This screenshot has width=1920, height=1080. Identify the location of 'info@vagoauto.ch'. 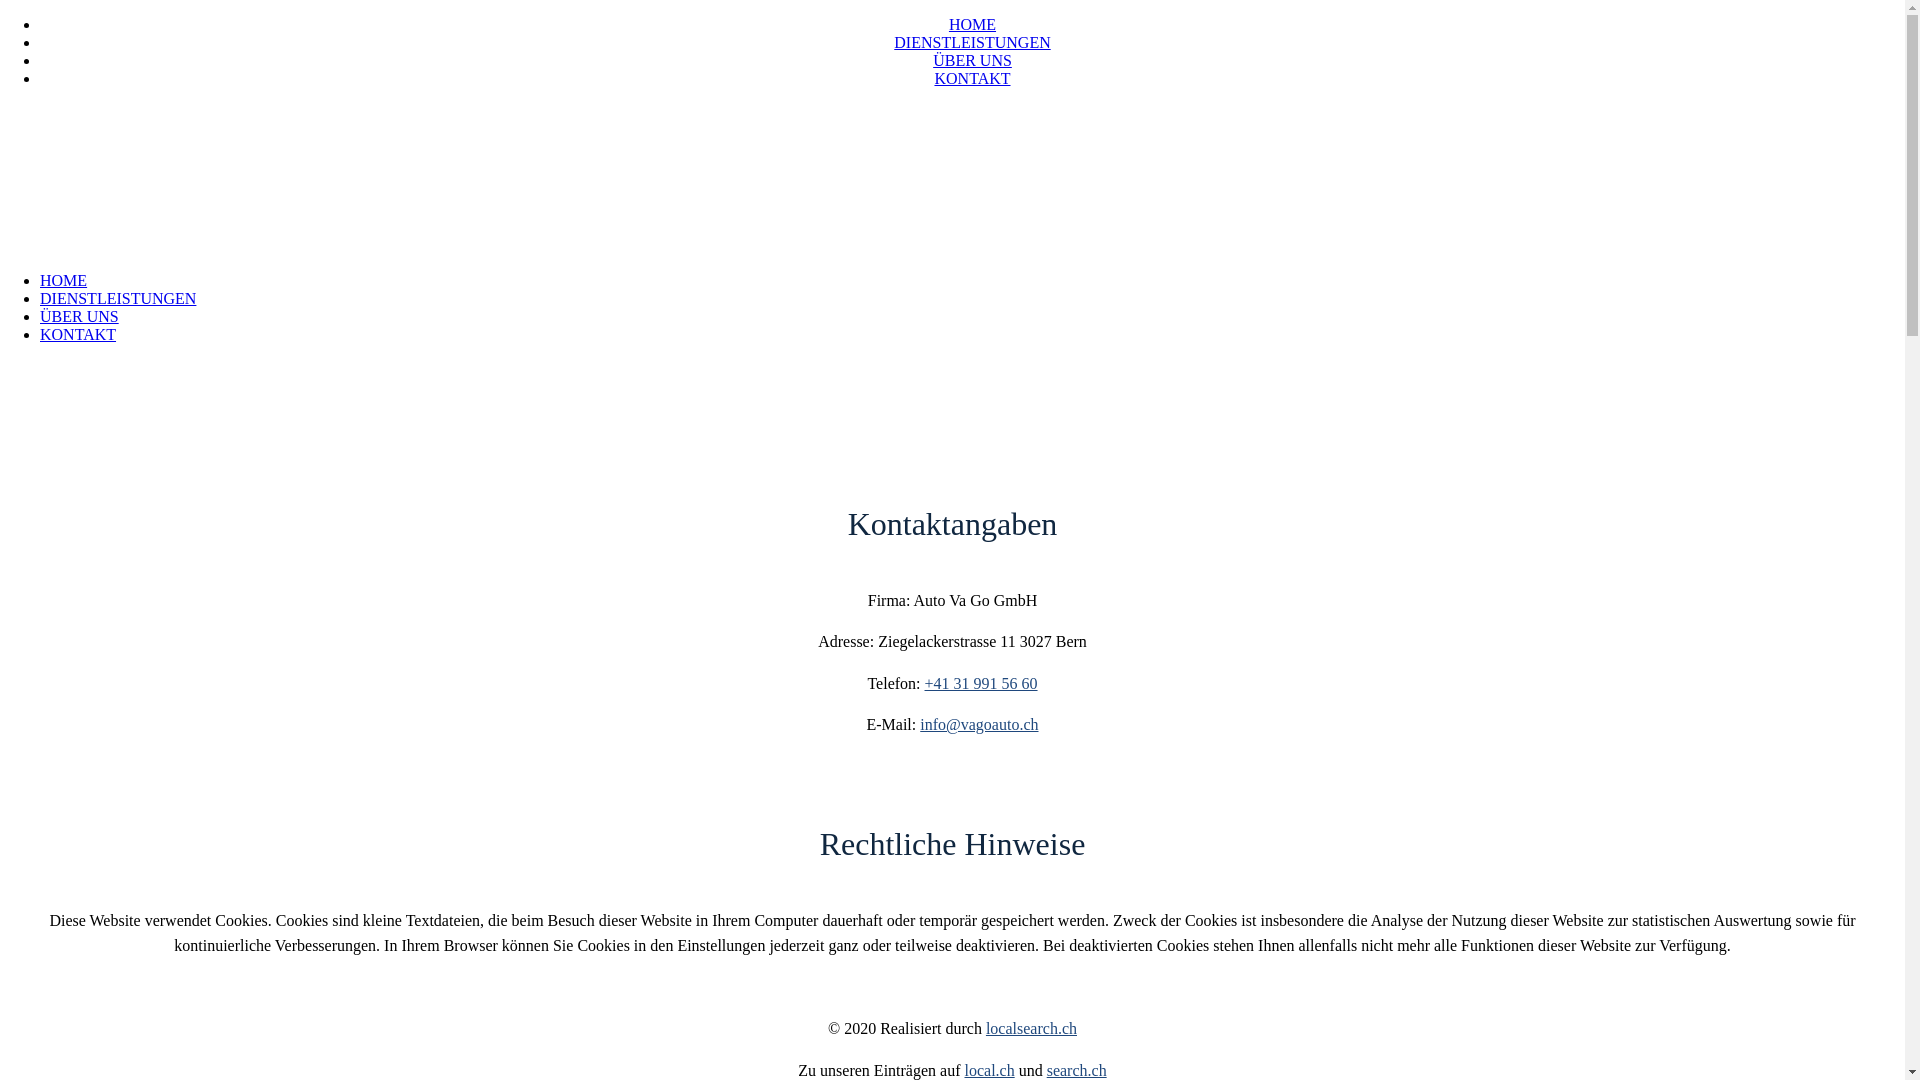
(979, 724).